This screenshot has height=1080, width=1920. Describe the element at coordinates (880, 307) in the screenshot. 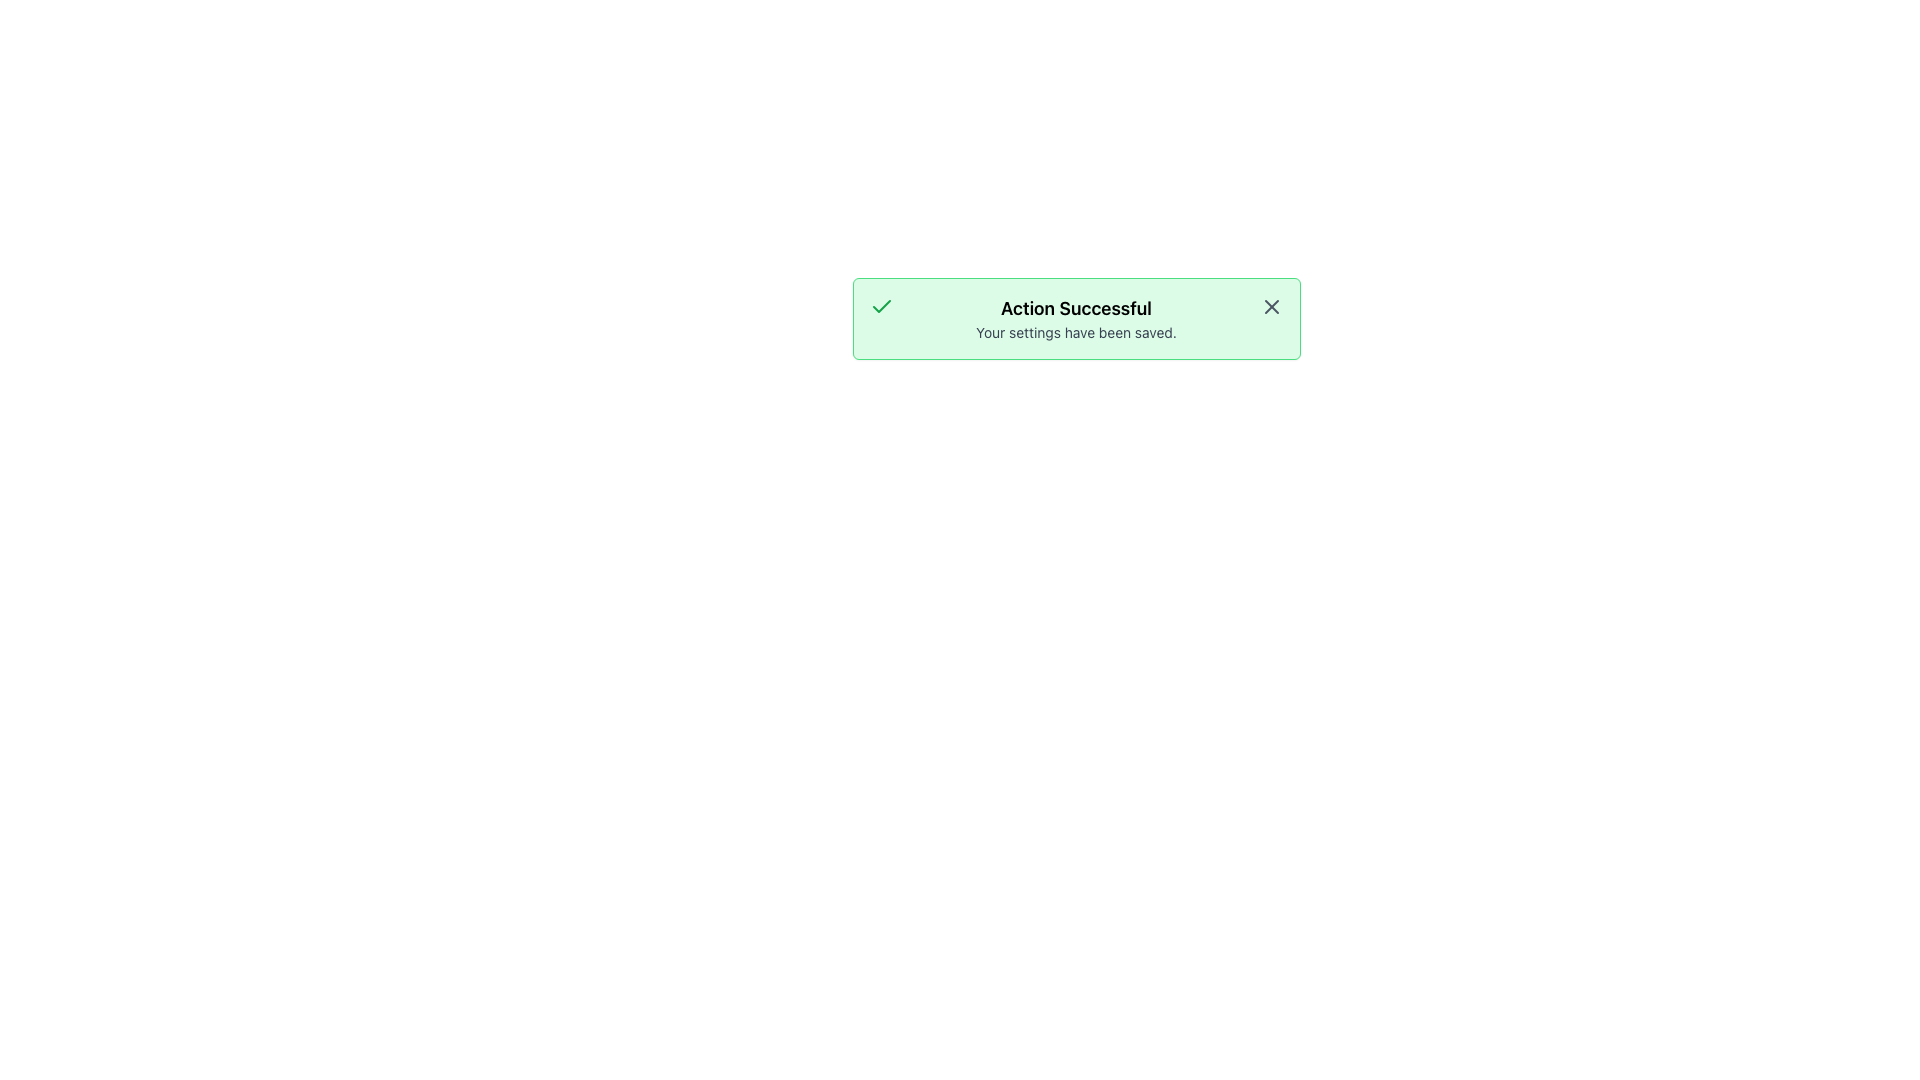

I see `the success icon located at the left edge of the message box with rounded corners and a light green background` at that location.